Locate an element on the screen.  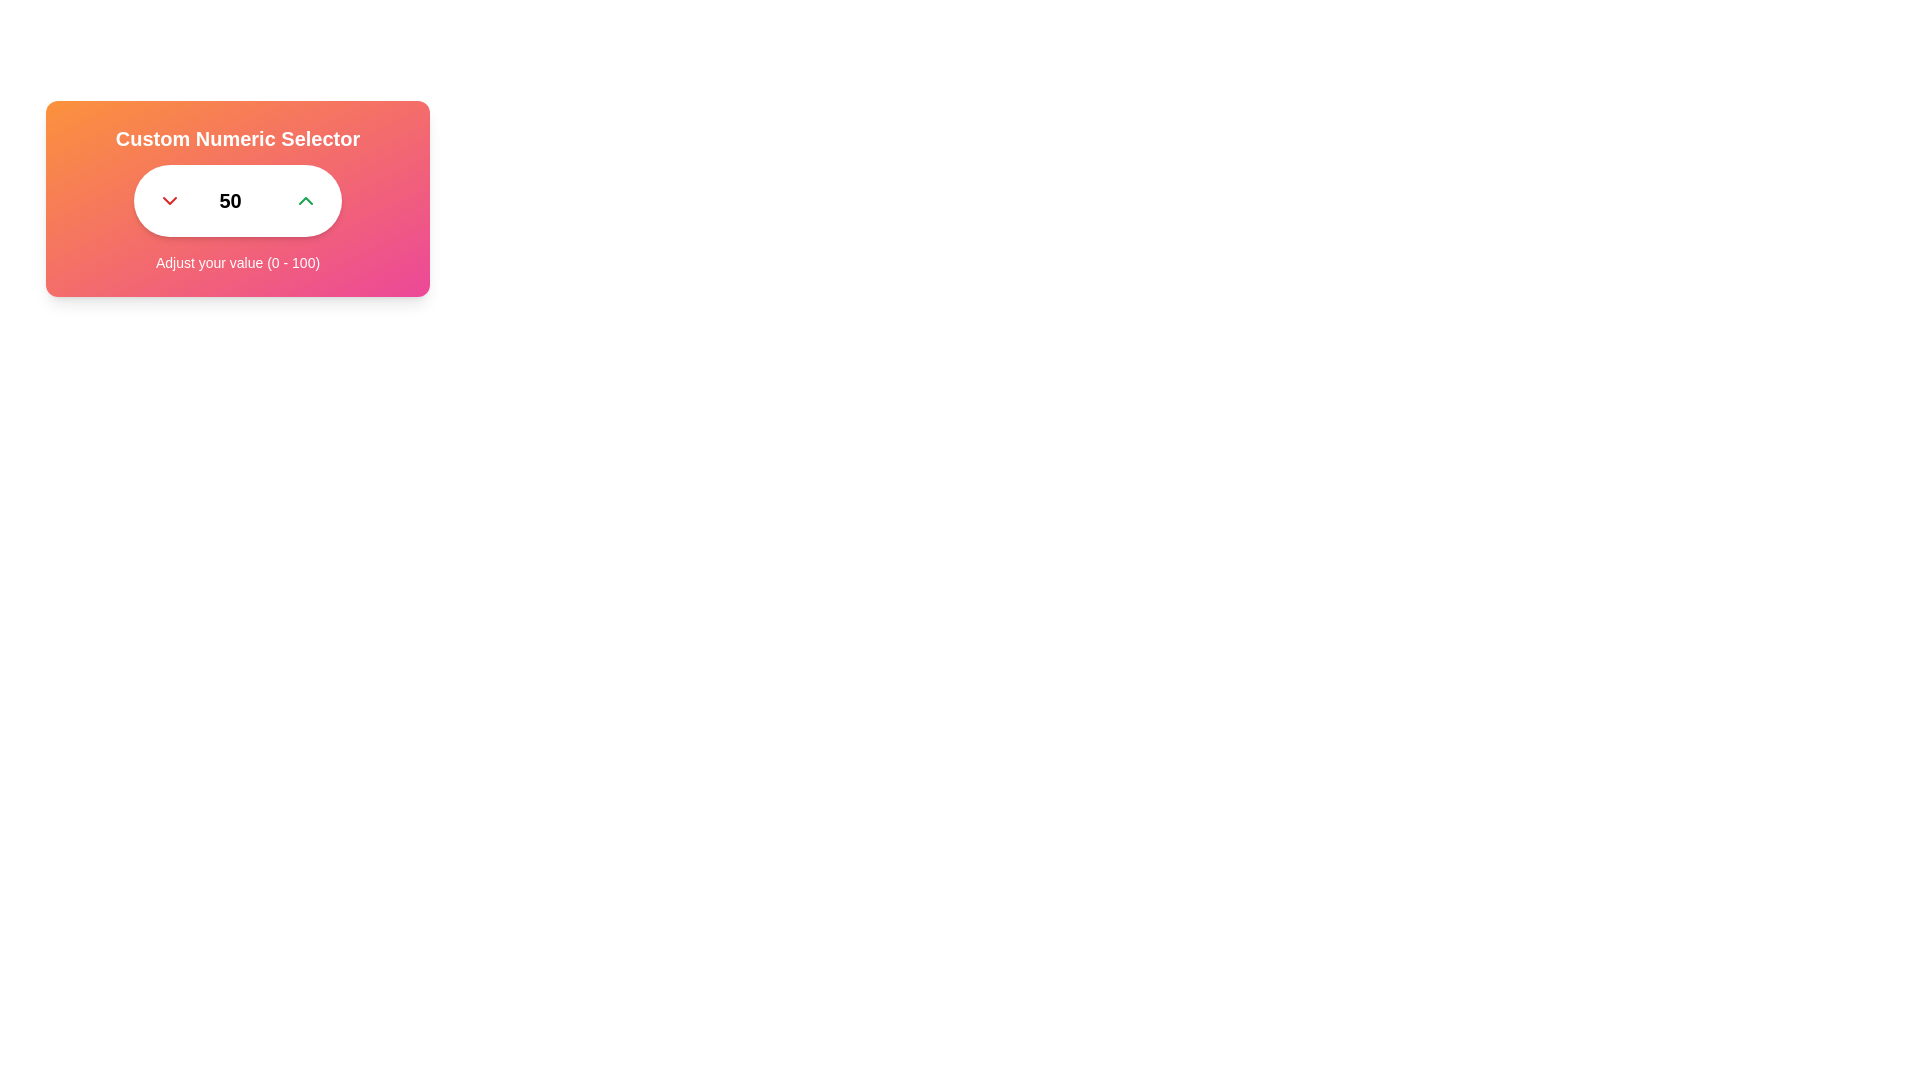
the instructional static text label that guides the user on the valid input range for the numeric selector above it, located at the bottom of the visual card is located at coordinates (238, 261).